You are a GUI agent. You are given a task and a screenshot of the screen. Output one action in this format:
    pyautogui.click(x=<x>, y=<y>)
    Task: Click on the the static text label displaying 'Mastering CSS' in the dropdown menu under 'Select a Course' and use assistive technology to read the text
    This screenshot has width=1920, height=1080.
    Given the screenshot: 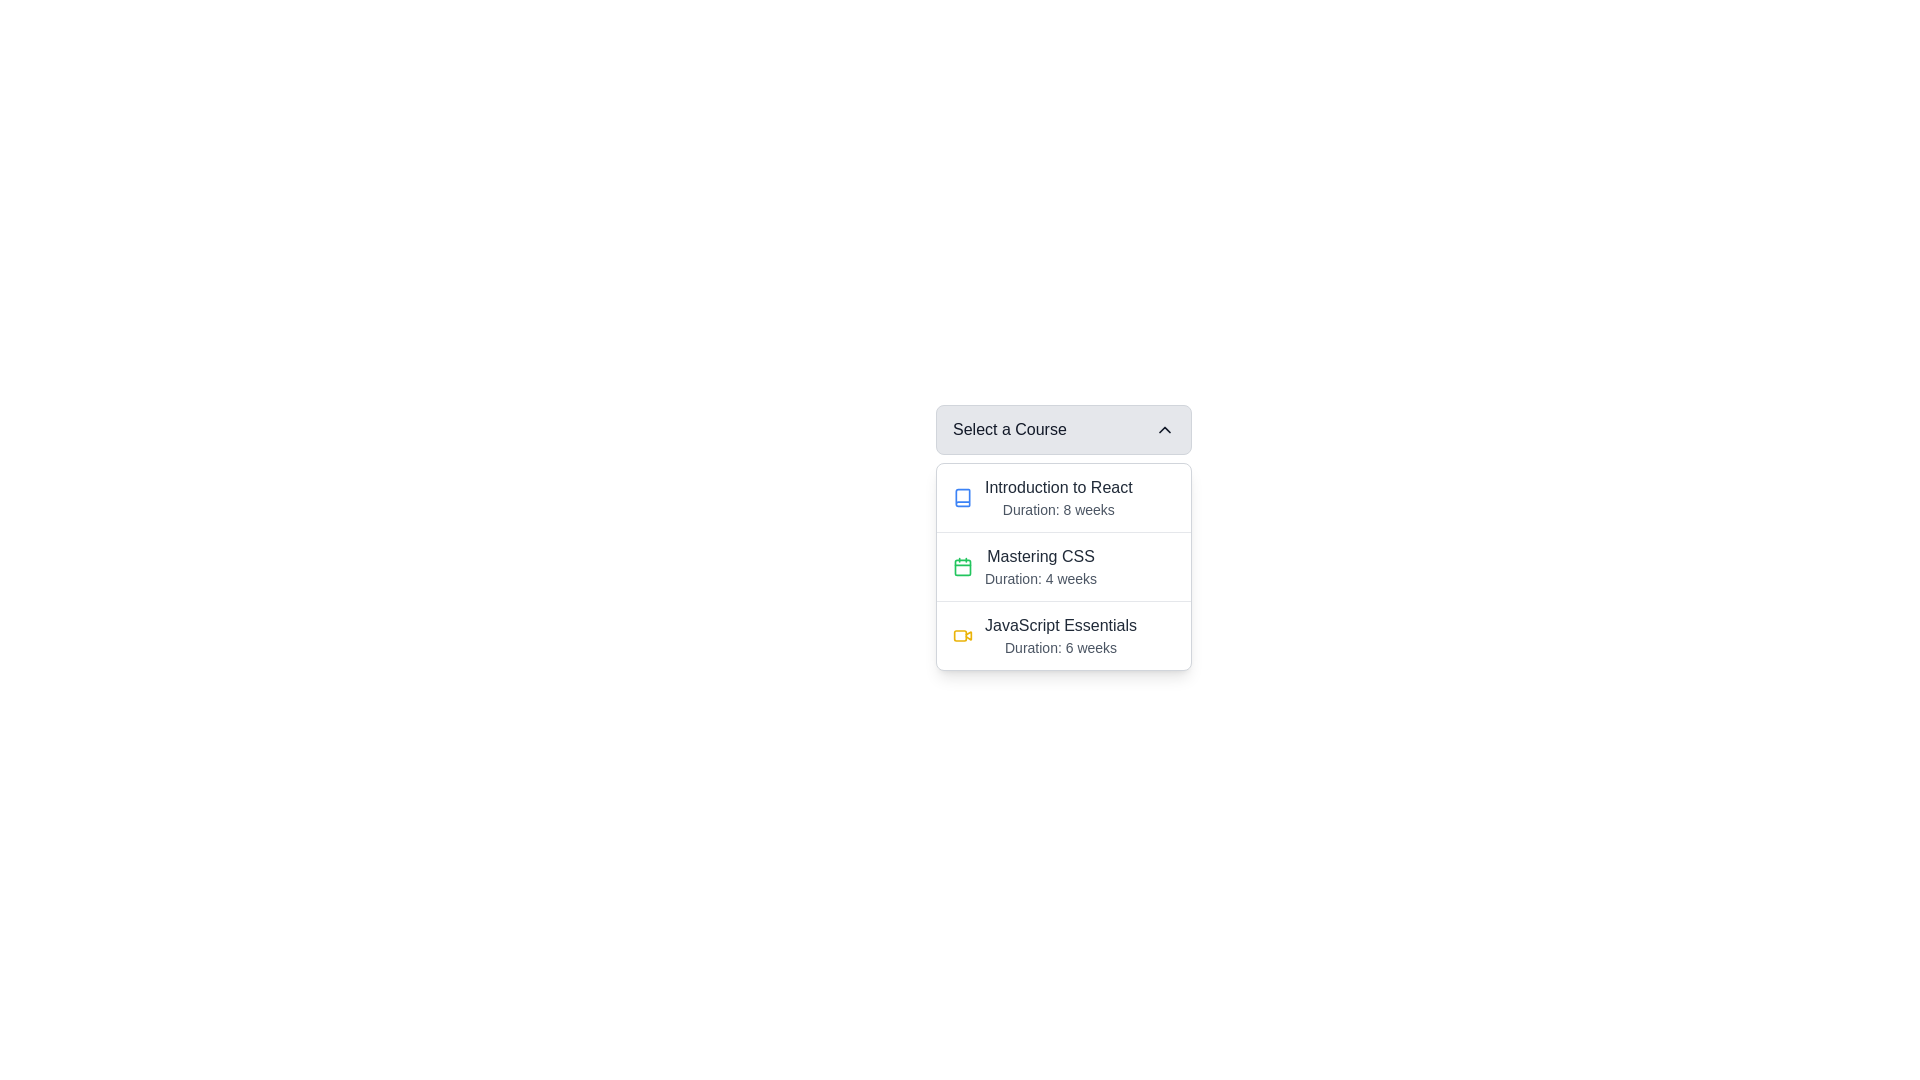 What is the action you would take?
    pyautogui.click(x=1040, y=556)
    